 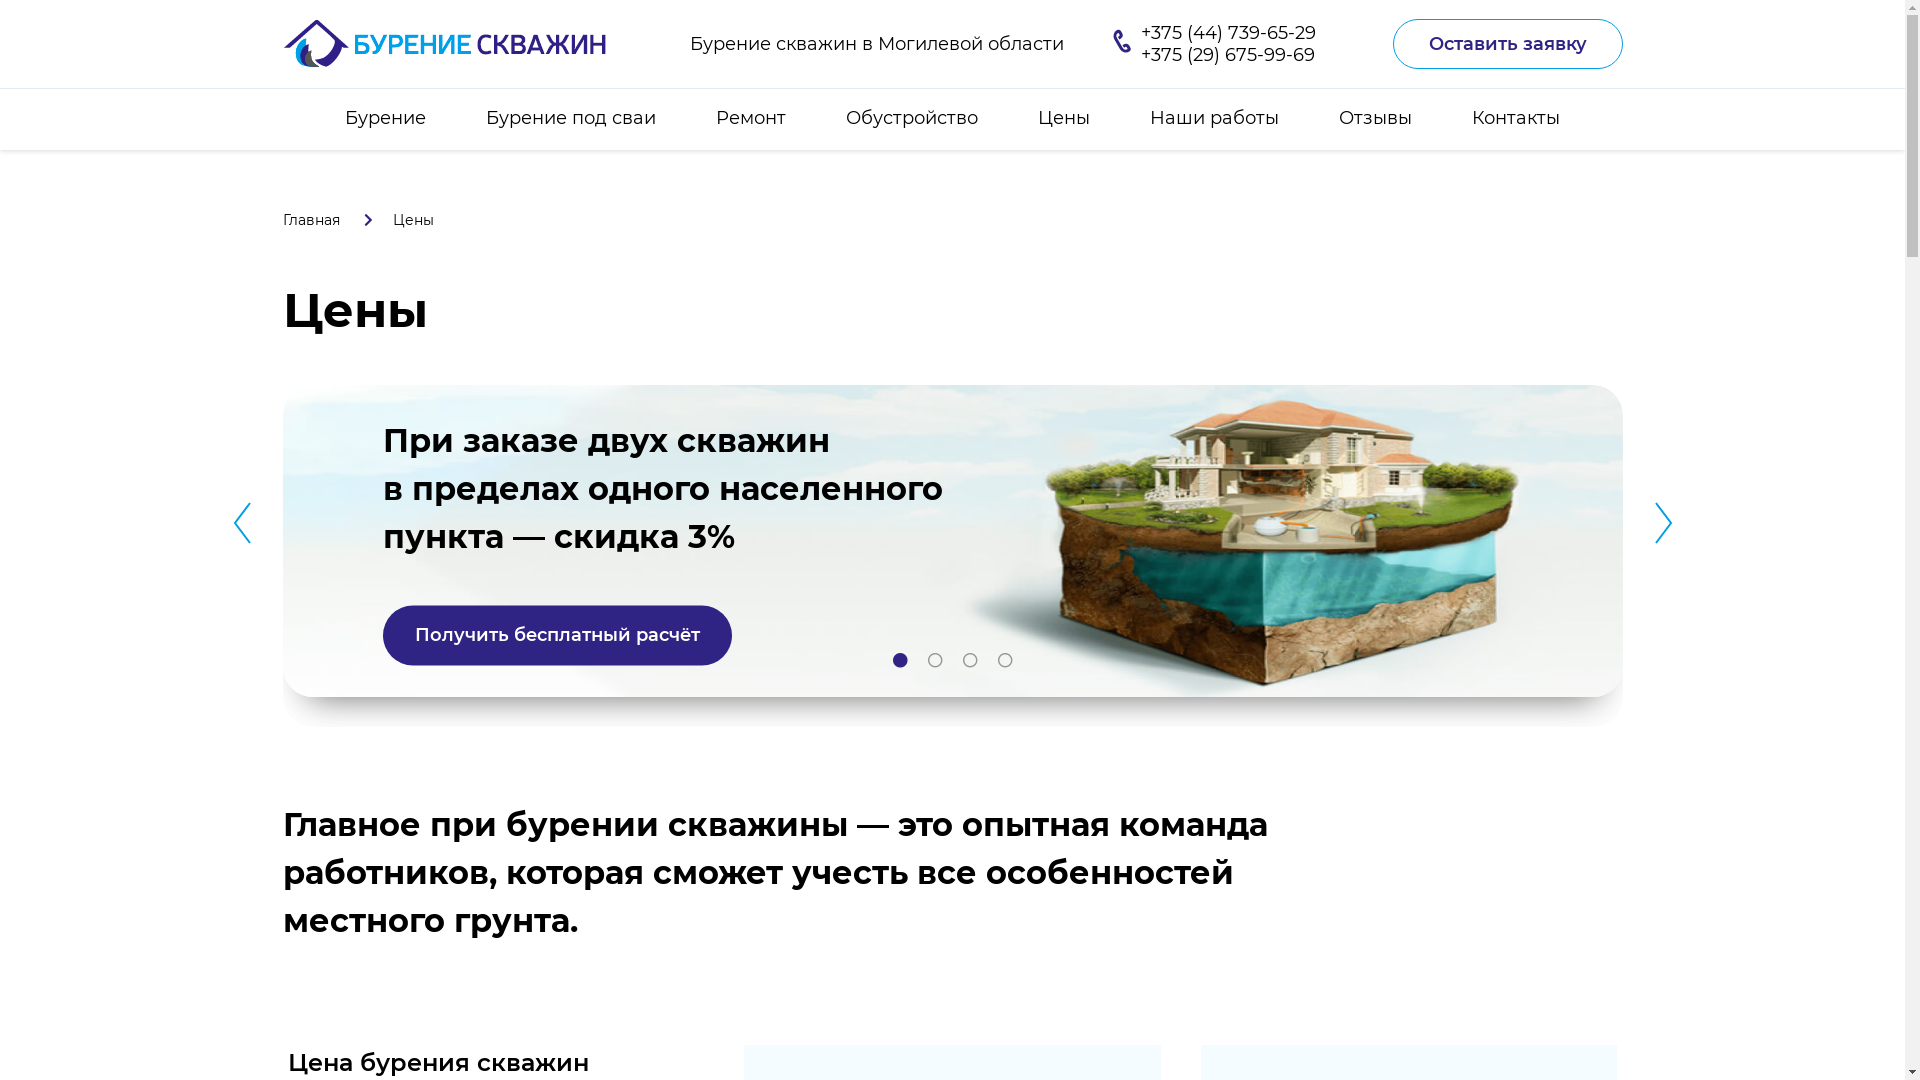 I want to click on '2', so click(x=934, y=660).